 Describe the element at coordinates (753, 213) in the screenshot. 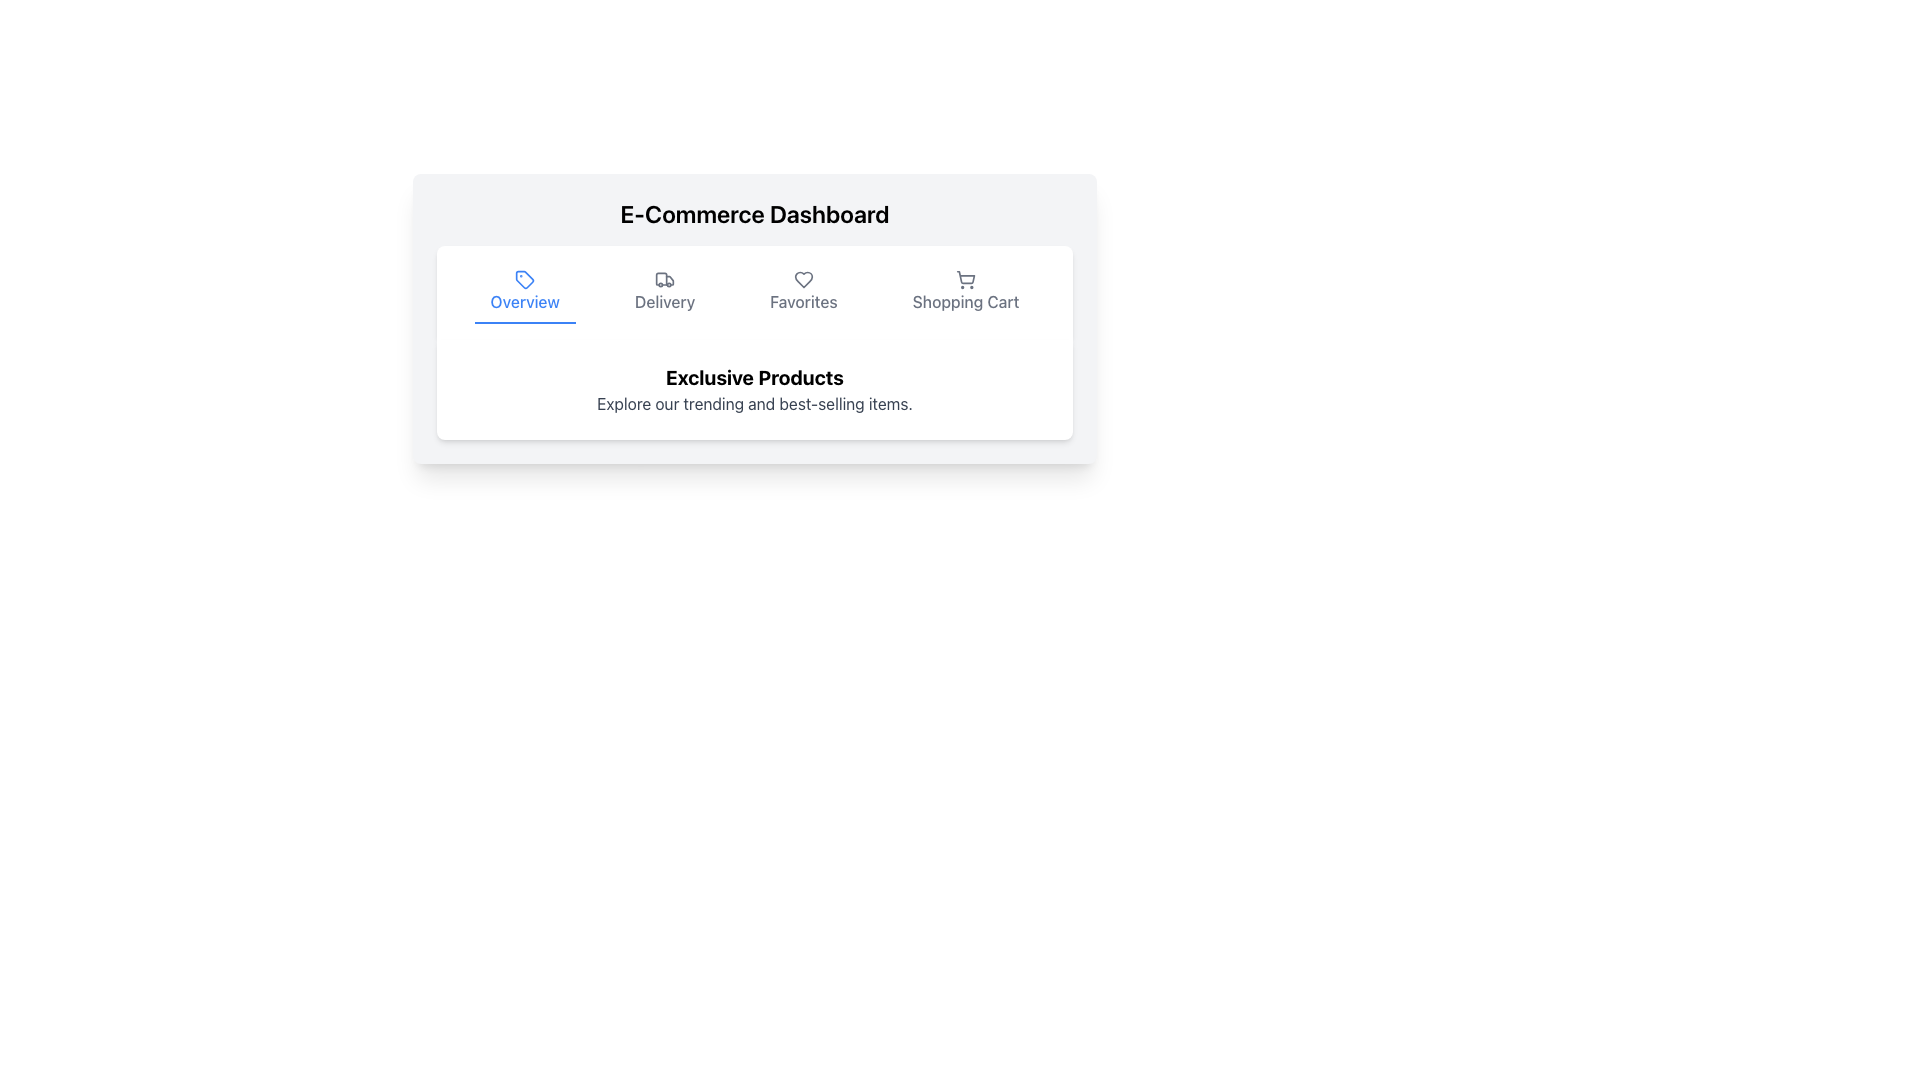

I see `the static title text element for the 'E-Commerce Dashboard' section, which is centrally aligned and precedes the navigation buttons` at that location.